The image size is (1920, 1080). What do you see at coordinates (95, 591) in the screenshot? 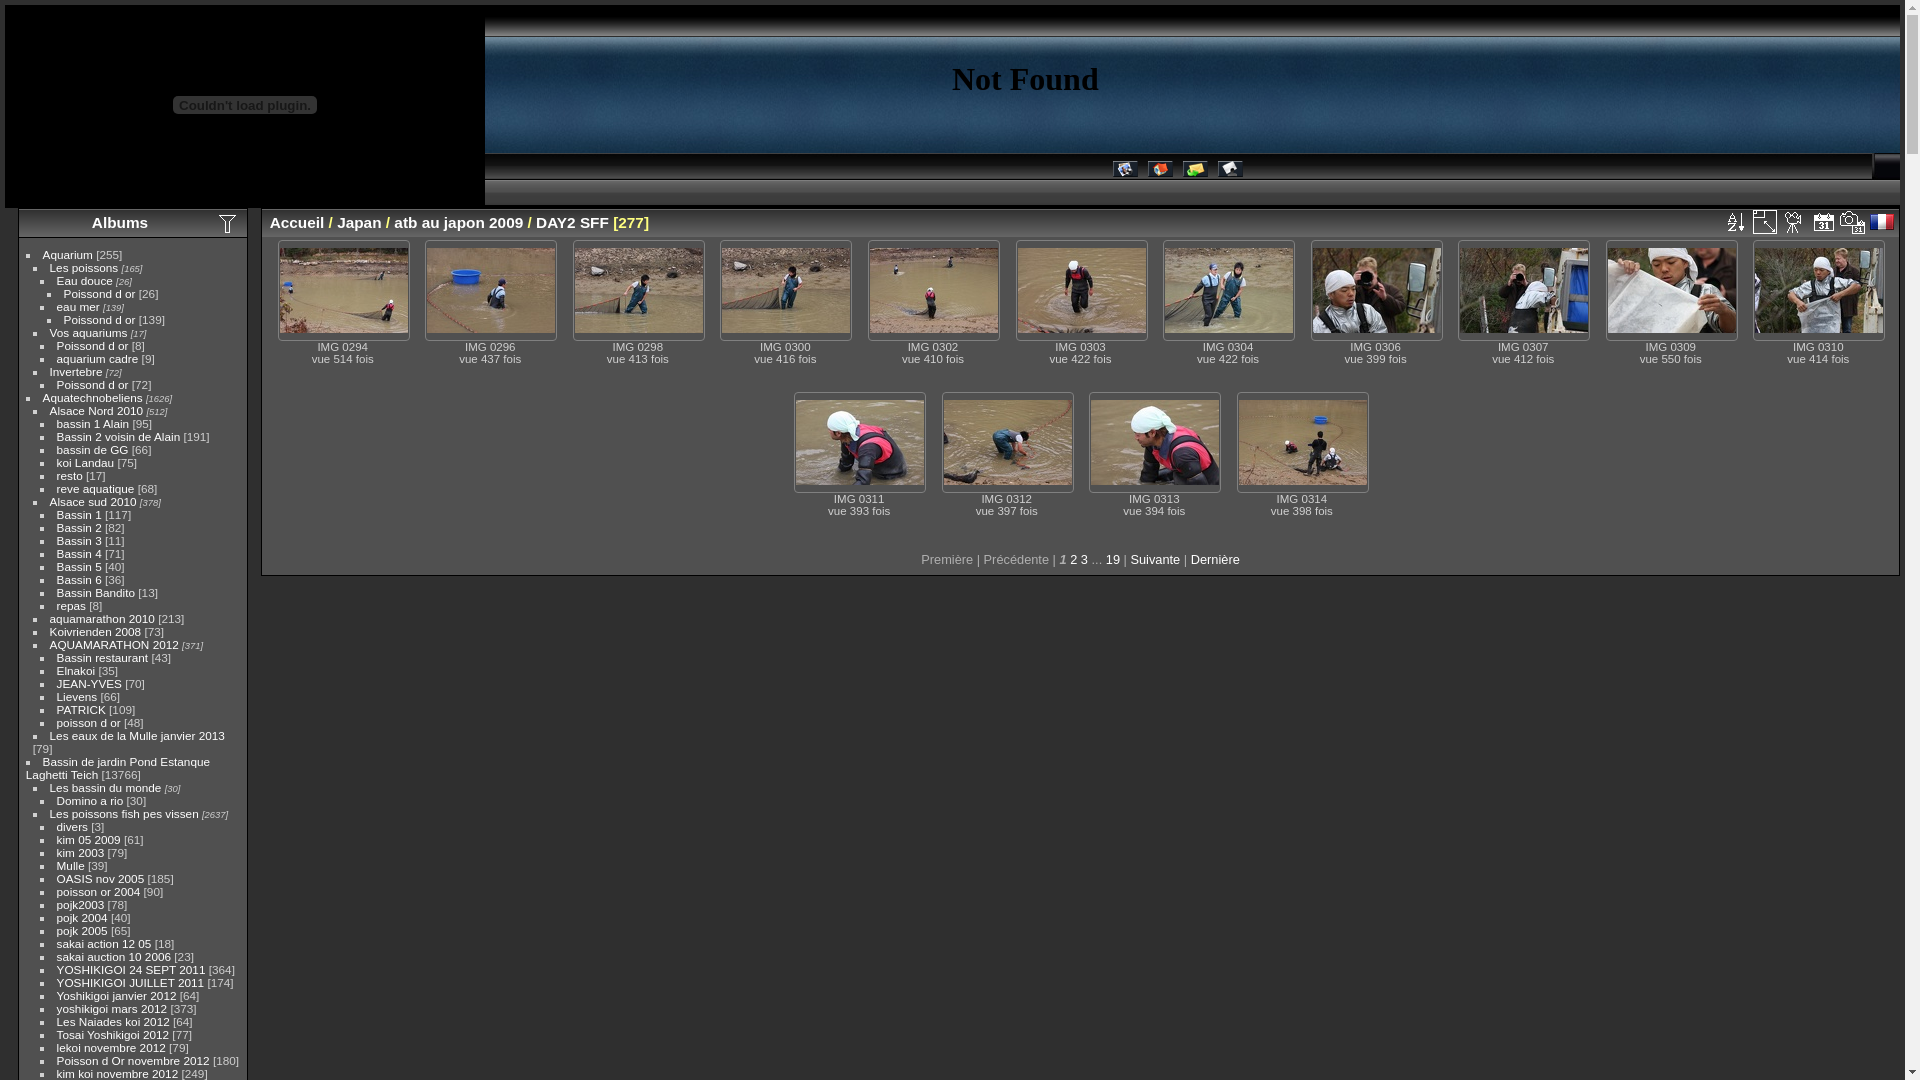
I see `'Bassin Bandito'` at bounding box center [95, 591].